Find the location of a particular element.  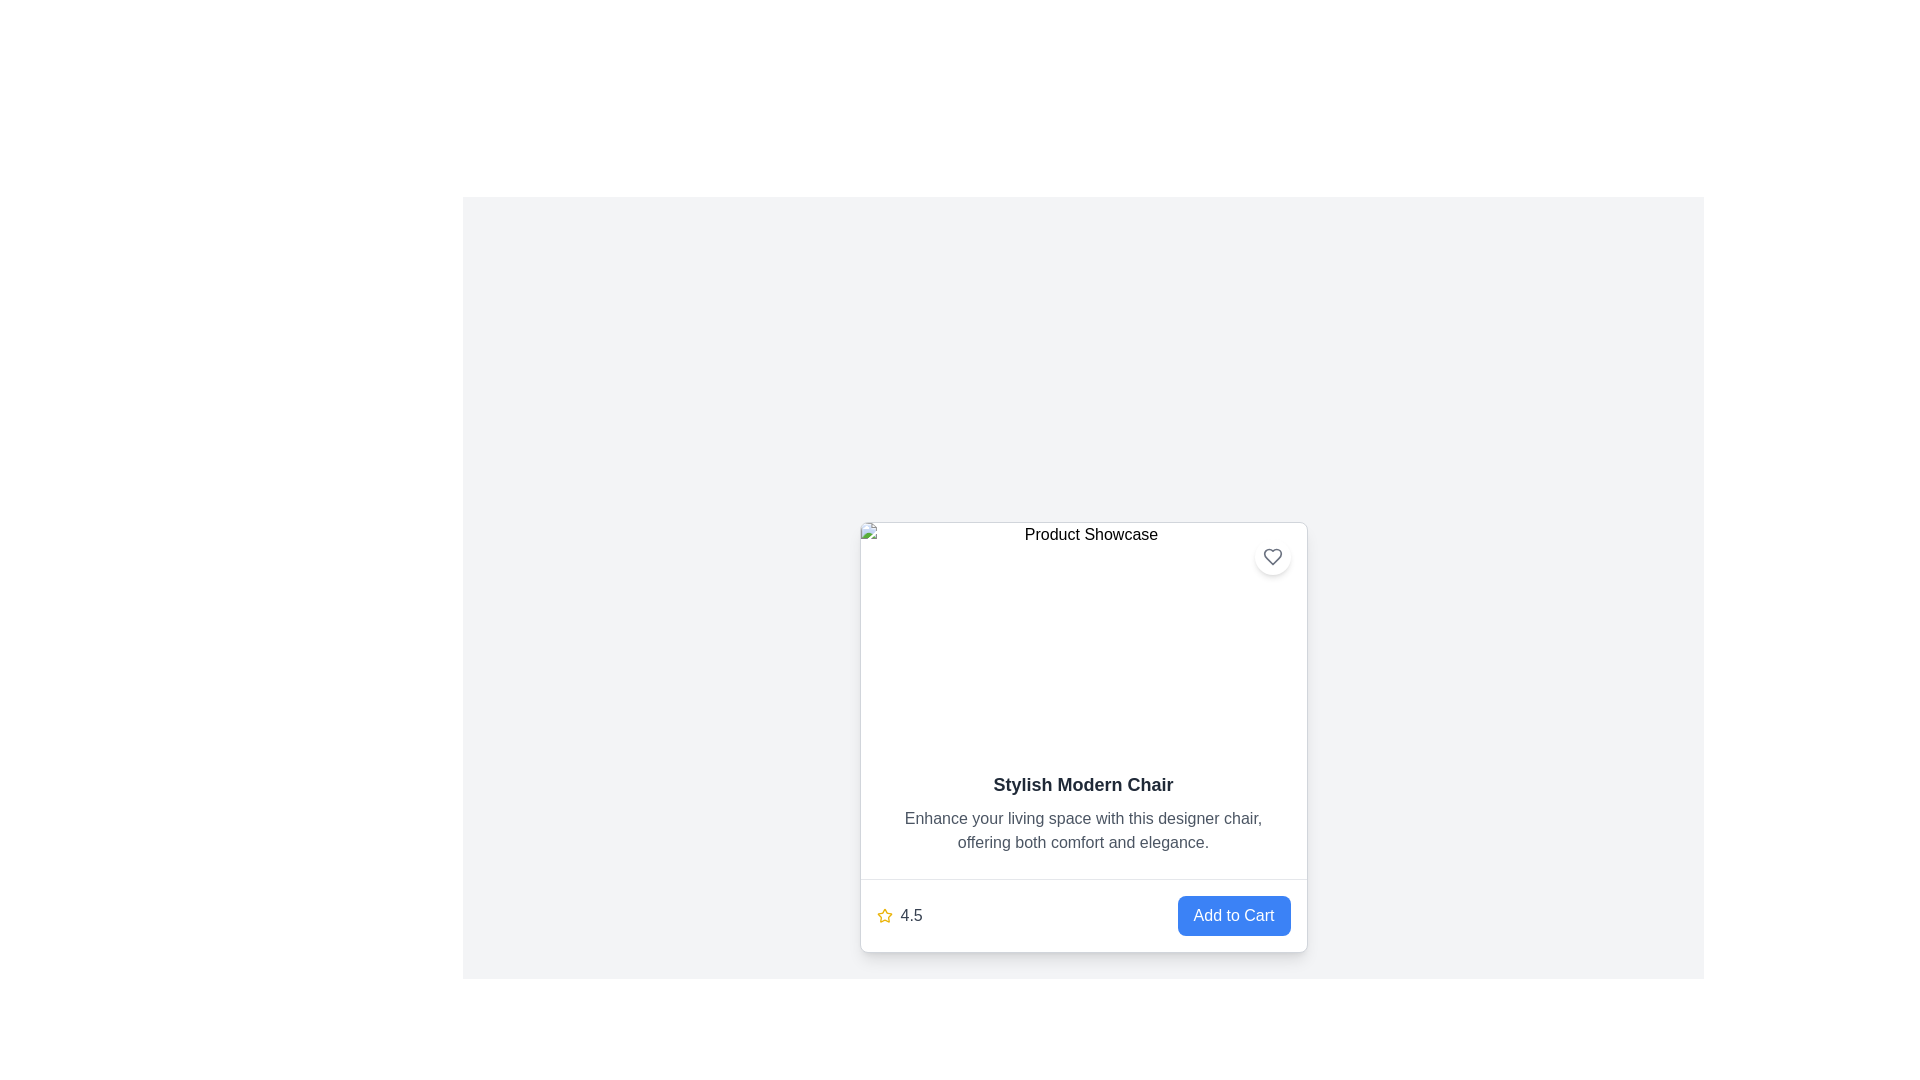

the Text label that visually represents the rating score, positioned to the right of the yellow star icon in the product details card is located at coordinates (910, 915).